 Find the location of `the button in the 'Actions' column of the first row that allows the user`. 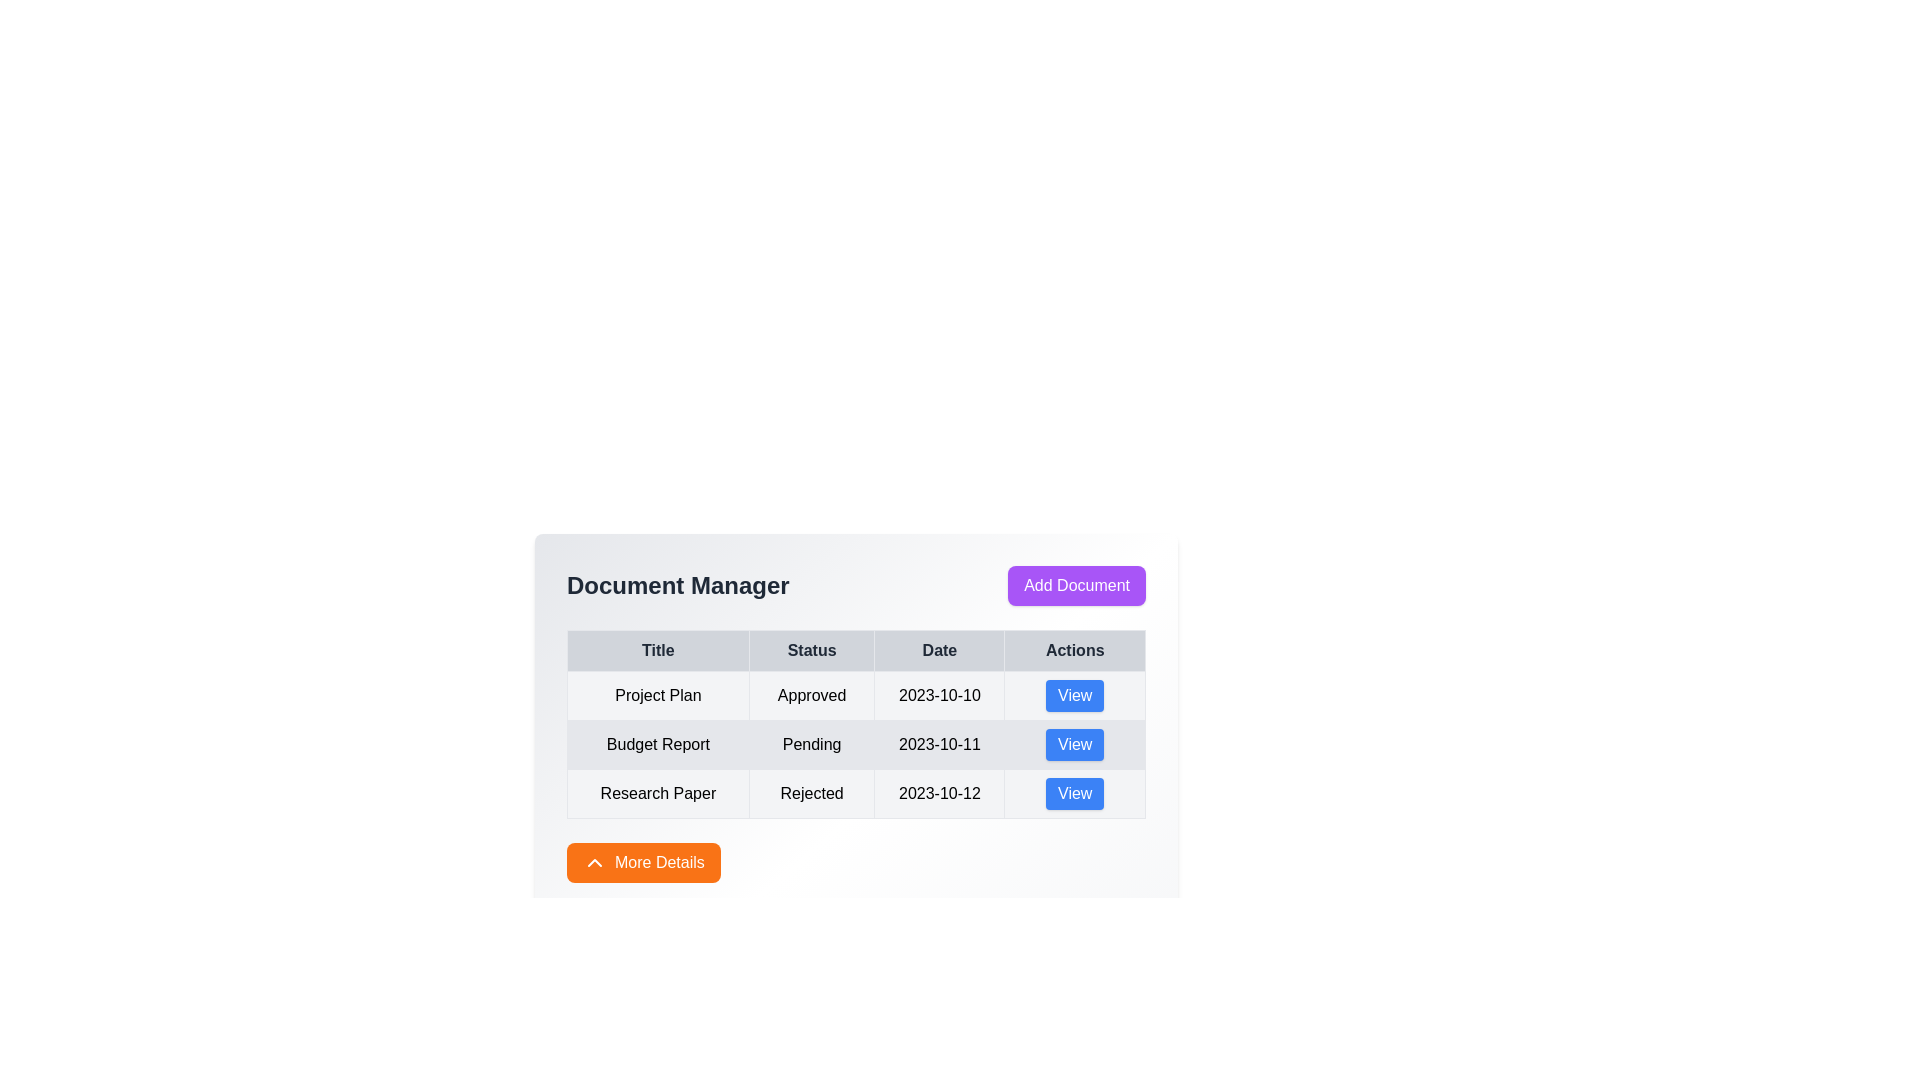

the button in the 'Actions' column of the first row that allows the user is located at coordinates (1074, 694).